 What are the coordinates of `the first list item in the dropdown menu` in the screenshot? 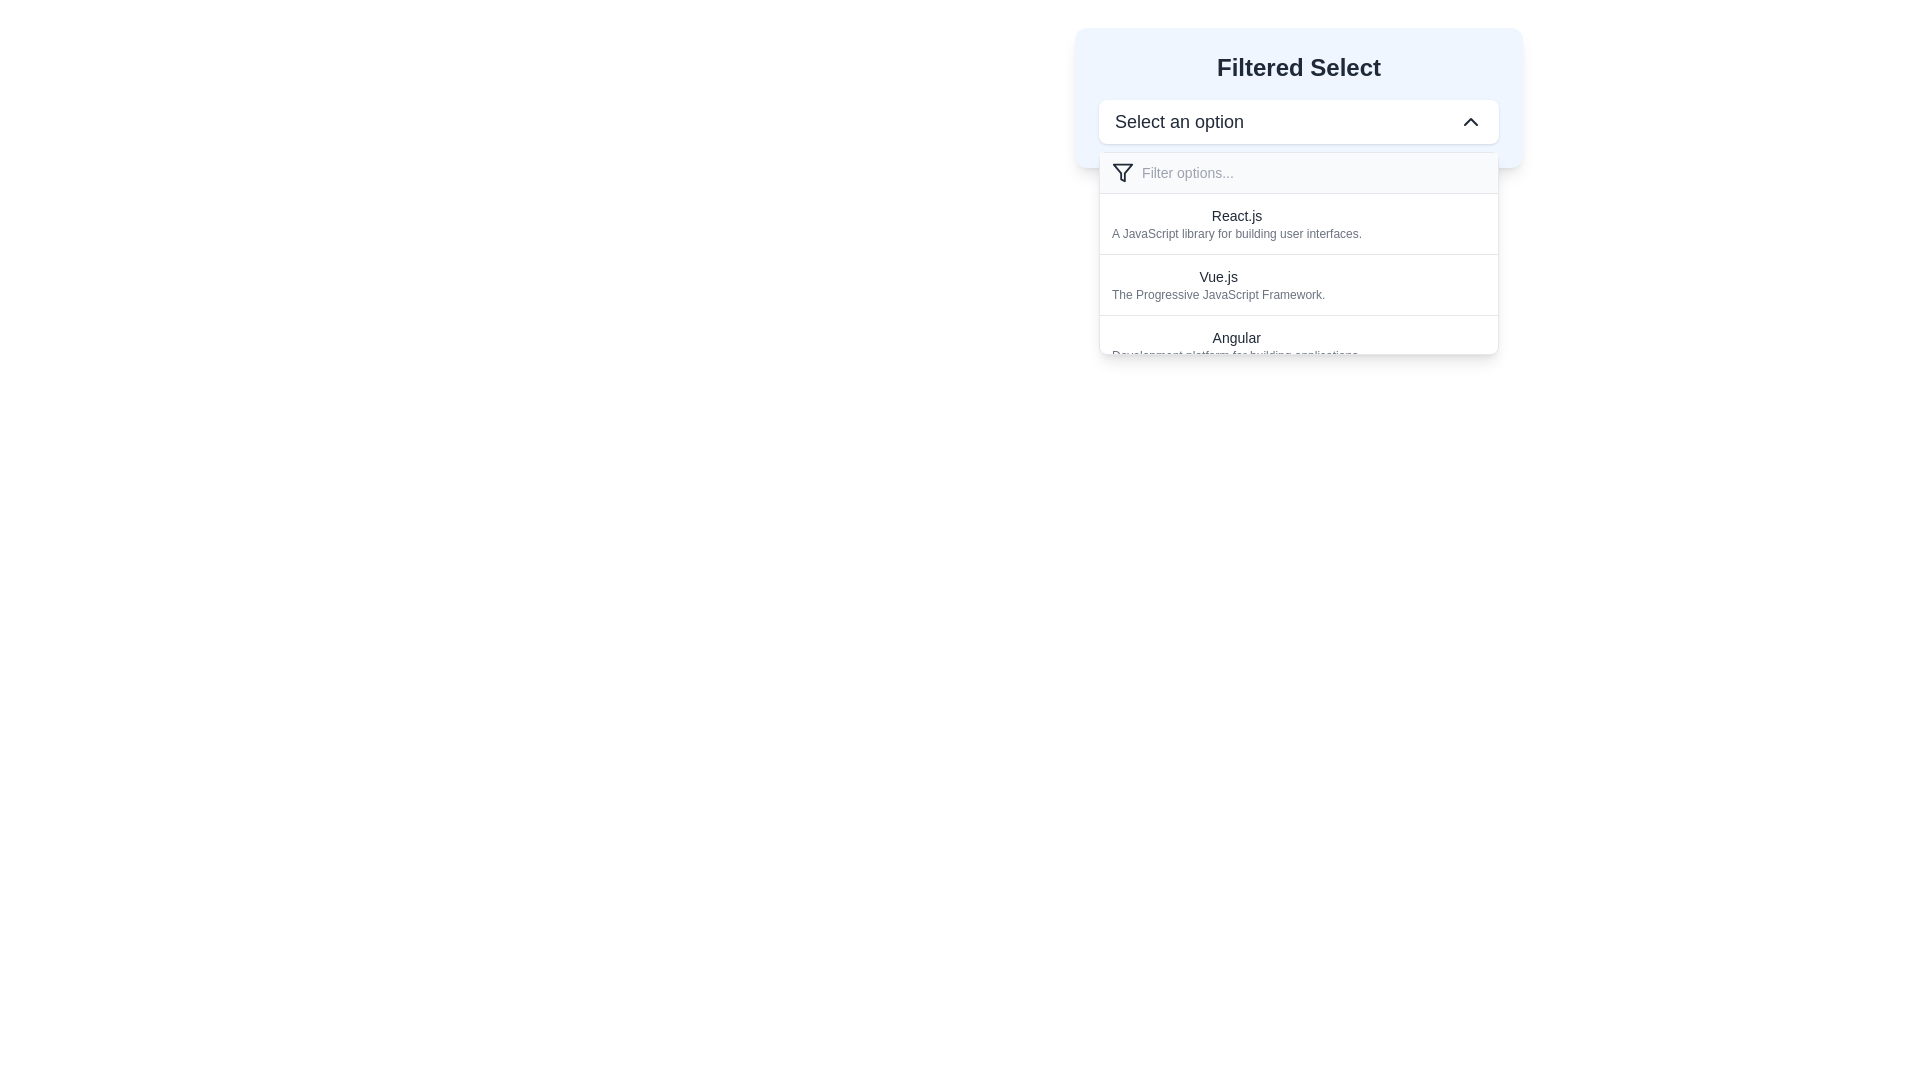 It's located at (1236, 223).